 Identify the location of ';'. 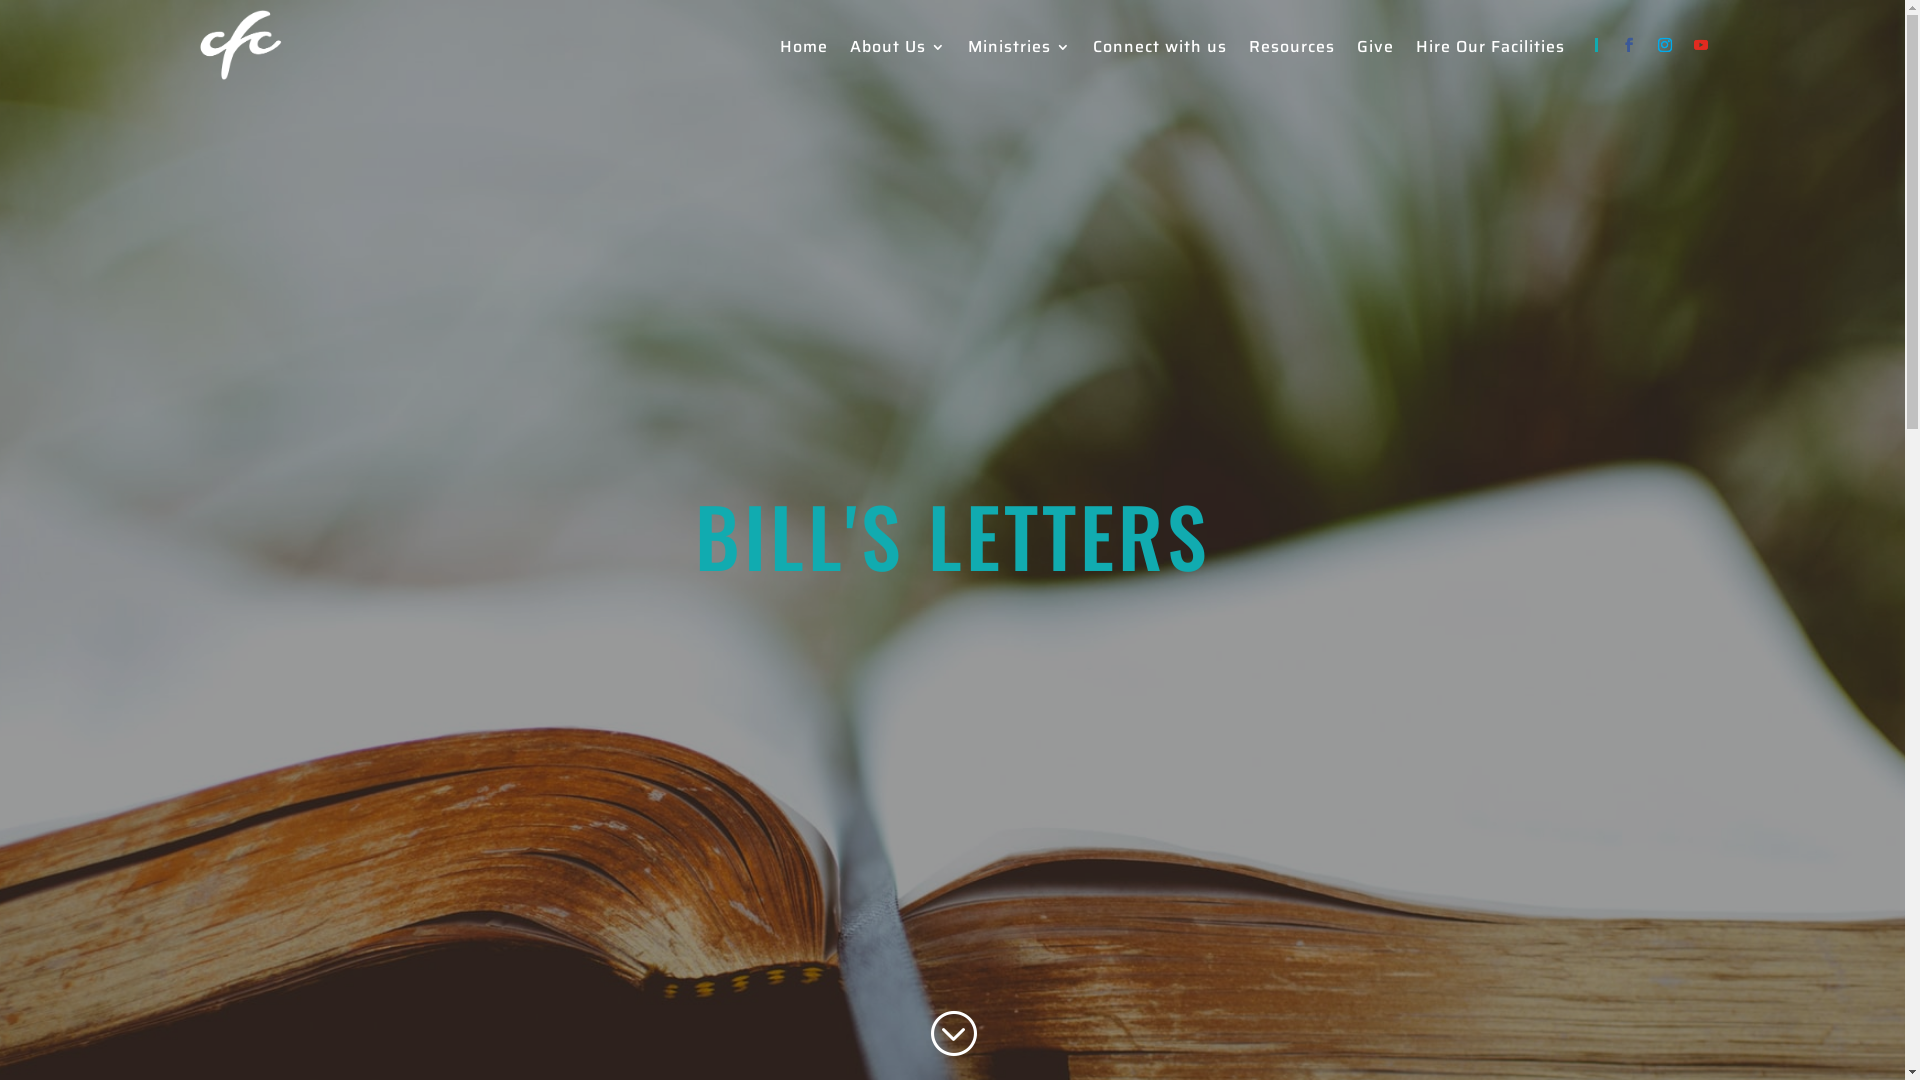
(951, 1033).